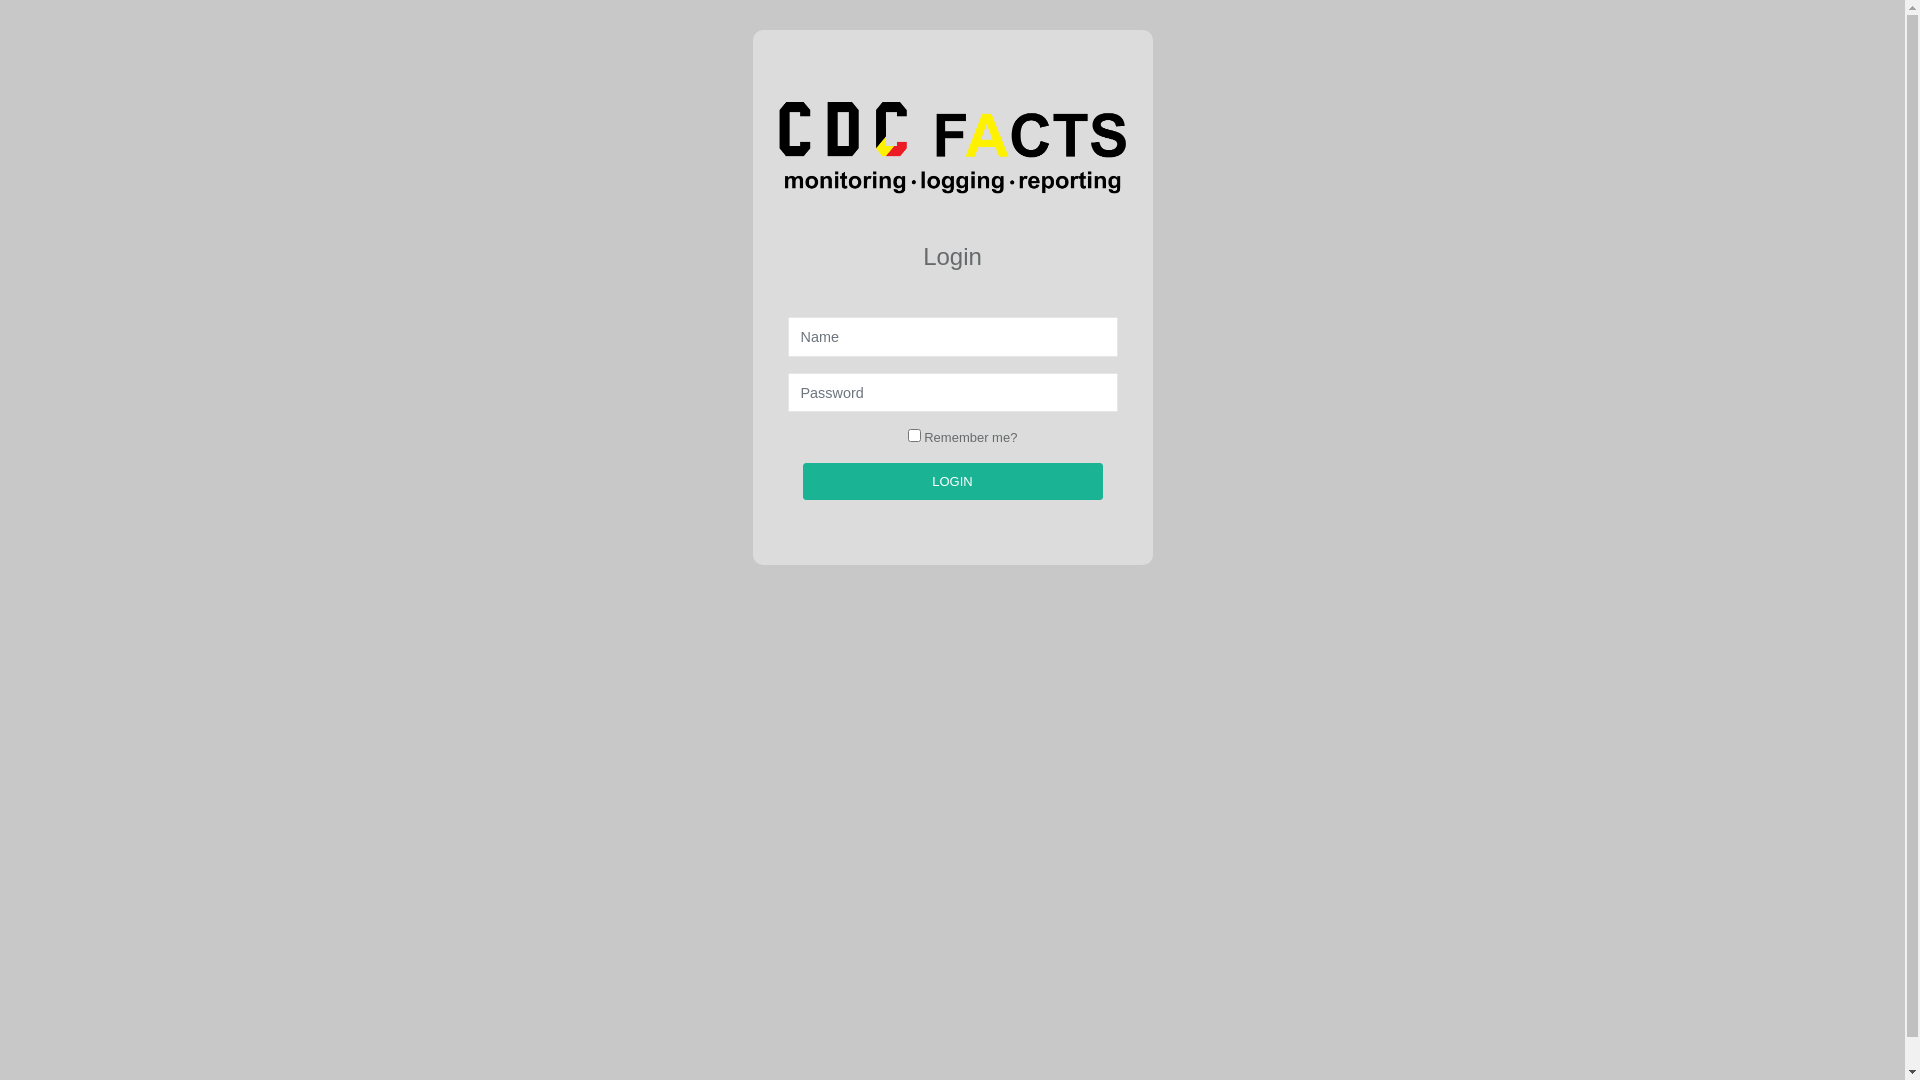  Describe the element at coordinates (950, 482) in the screenshot. I see `'LOGIN'` at that location.